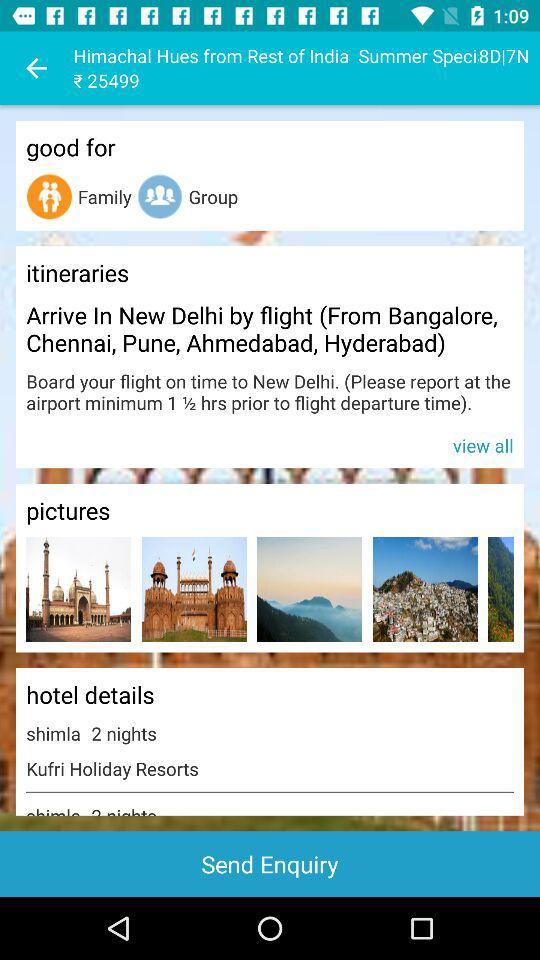  What do you see at coordinates (424, 589) in the screenshot?
I see `item below pictures` at bounding box center [424, 589].